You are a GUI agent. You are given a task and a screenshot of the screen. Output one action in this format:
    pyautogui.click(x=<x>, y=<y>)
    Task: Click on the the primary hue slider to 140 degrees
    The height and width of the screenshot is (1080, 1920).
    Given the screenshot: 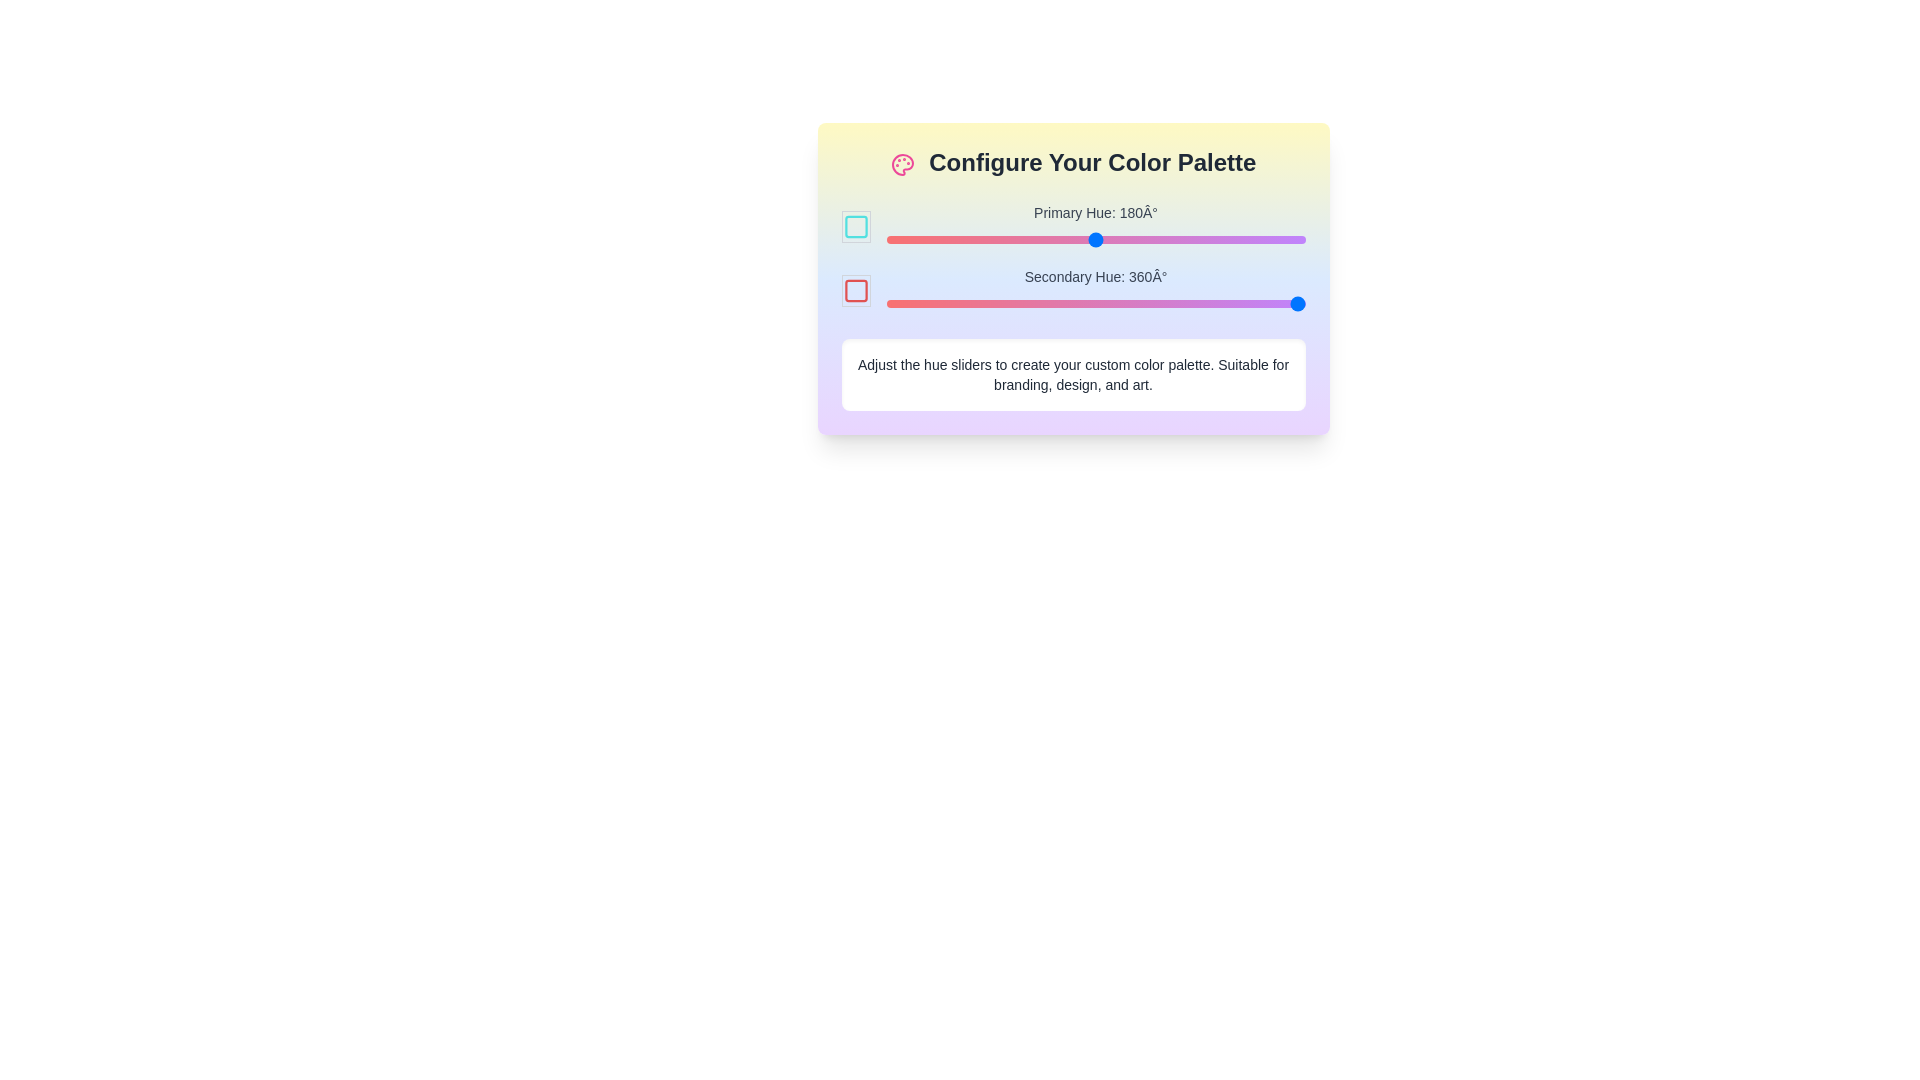 What is the action you would take?
    pyautogui.click(x=1048, y=238)
    